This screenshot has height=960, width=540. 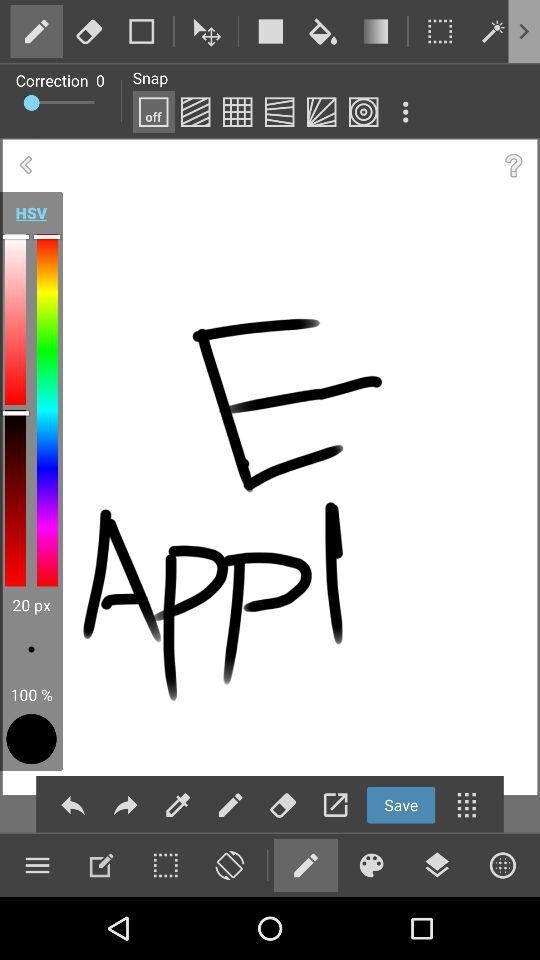 I want to click on medibang paint icon expand icon, so click(x=405, y=112).